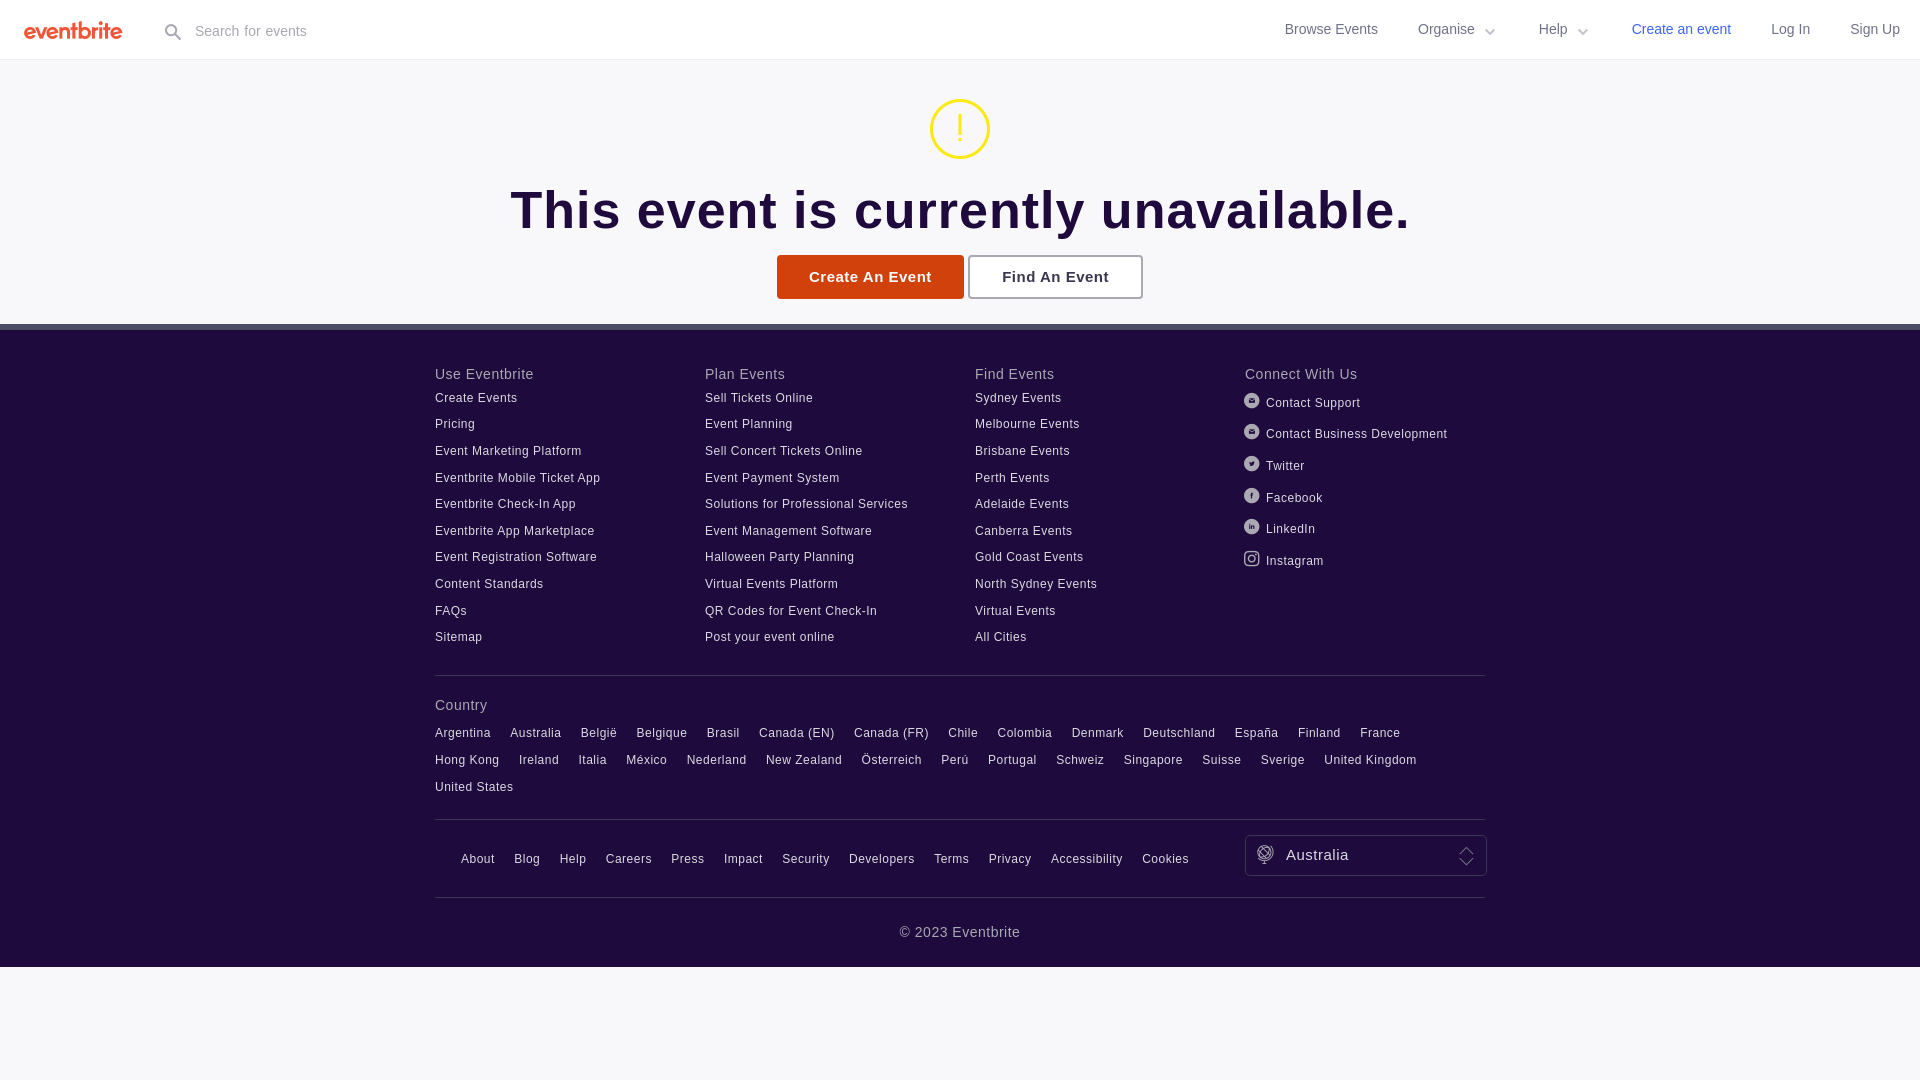 The width and height of the screenshot is (1920, 1080). Describe the element at coordinates (771, 478) in the screenshot. I see `'Event Payment System'` at that location.